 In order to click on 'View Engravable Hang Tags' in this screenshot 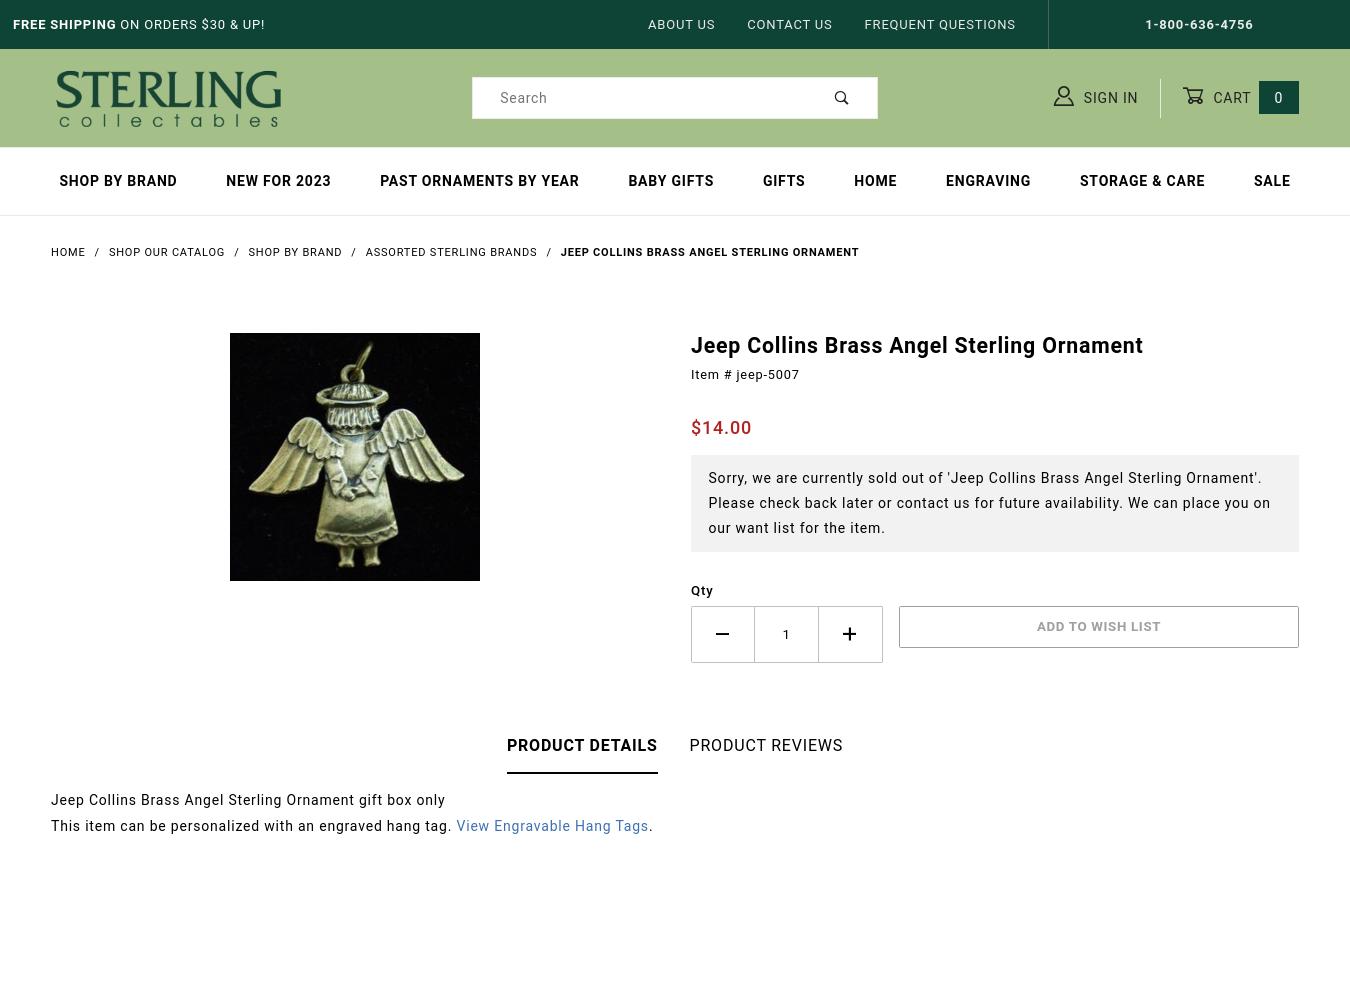, I will do `click(455, 824)`.